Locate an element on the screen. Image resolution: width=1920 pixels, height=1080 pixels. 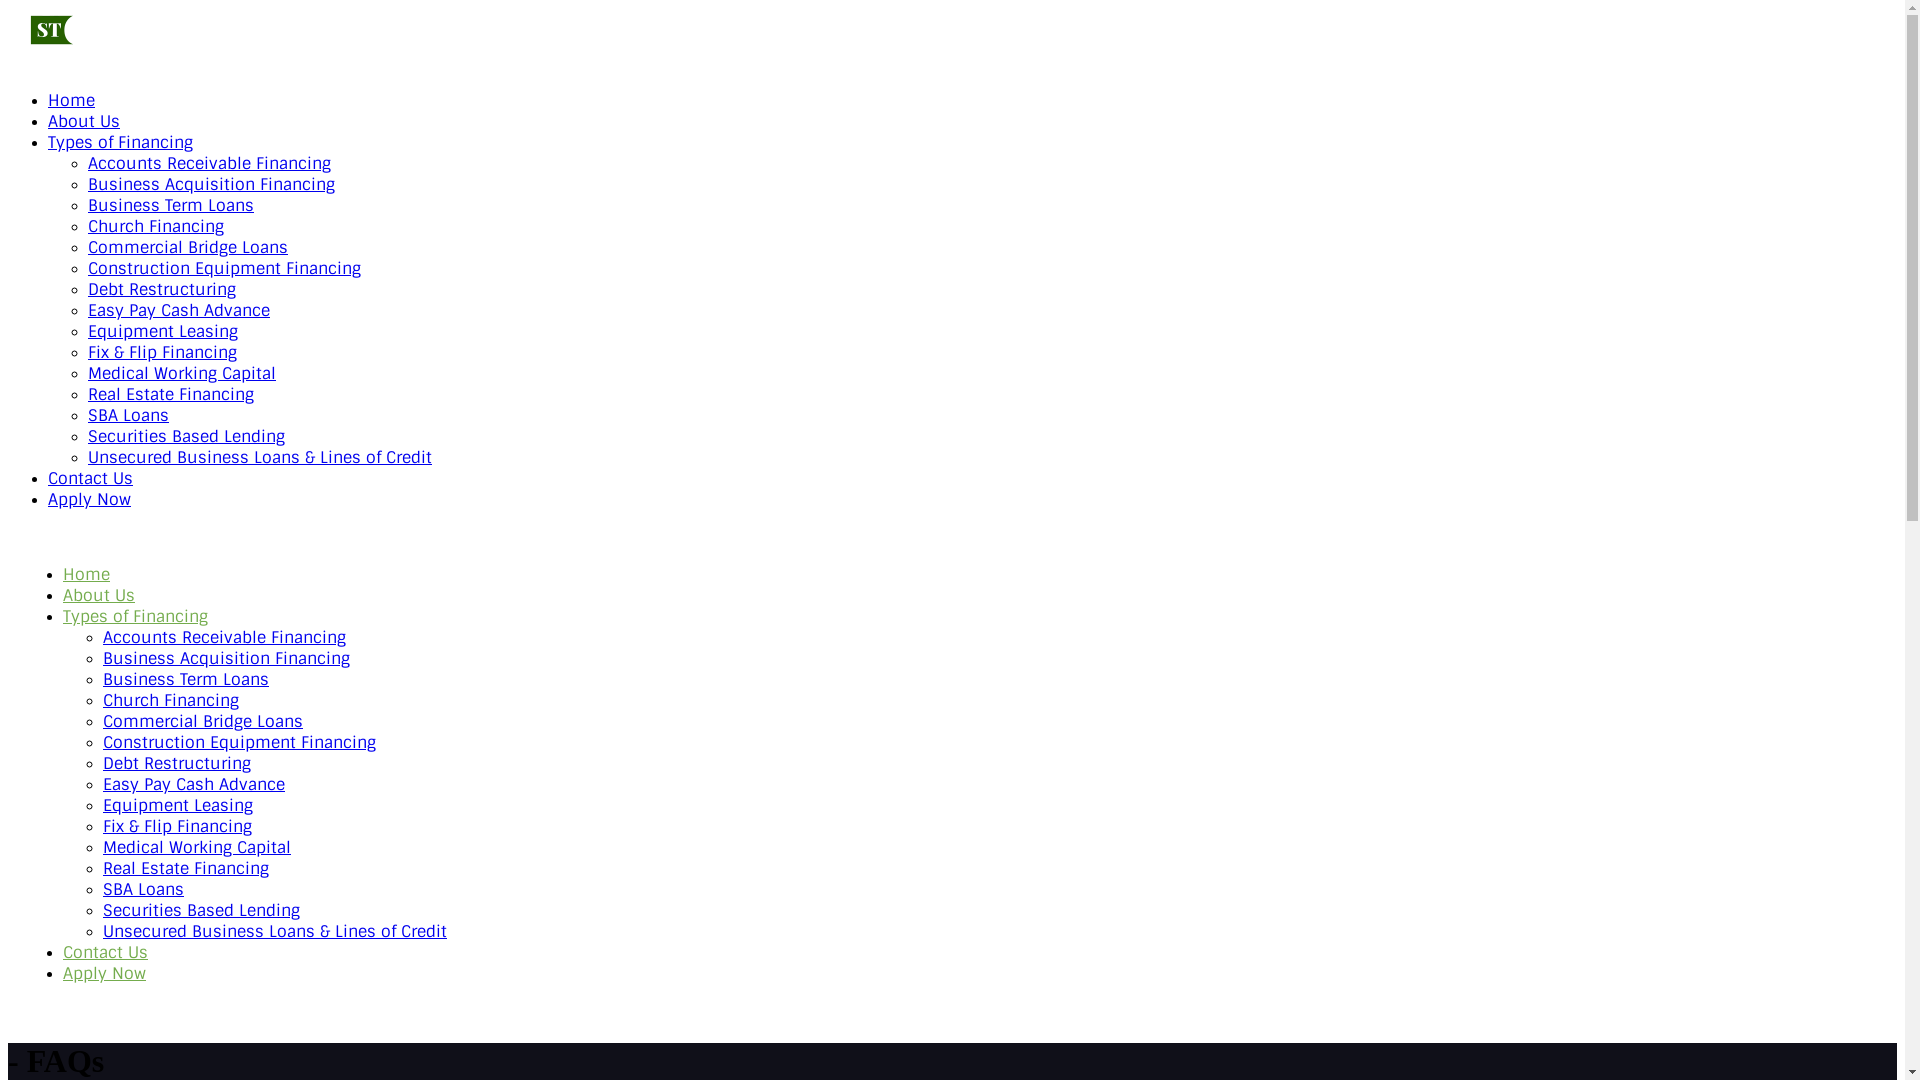
'Home' is located at coordinates (62, 574).